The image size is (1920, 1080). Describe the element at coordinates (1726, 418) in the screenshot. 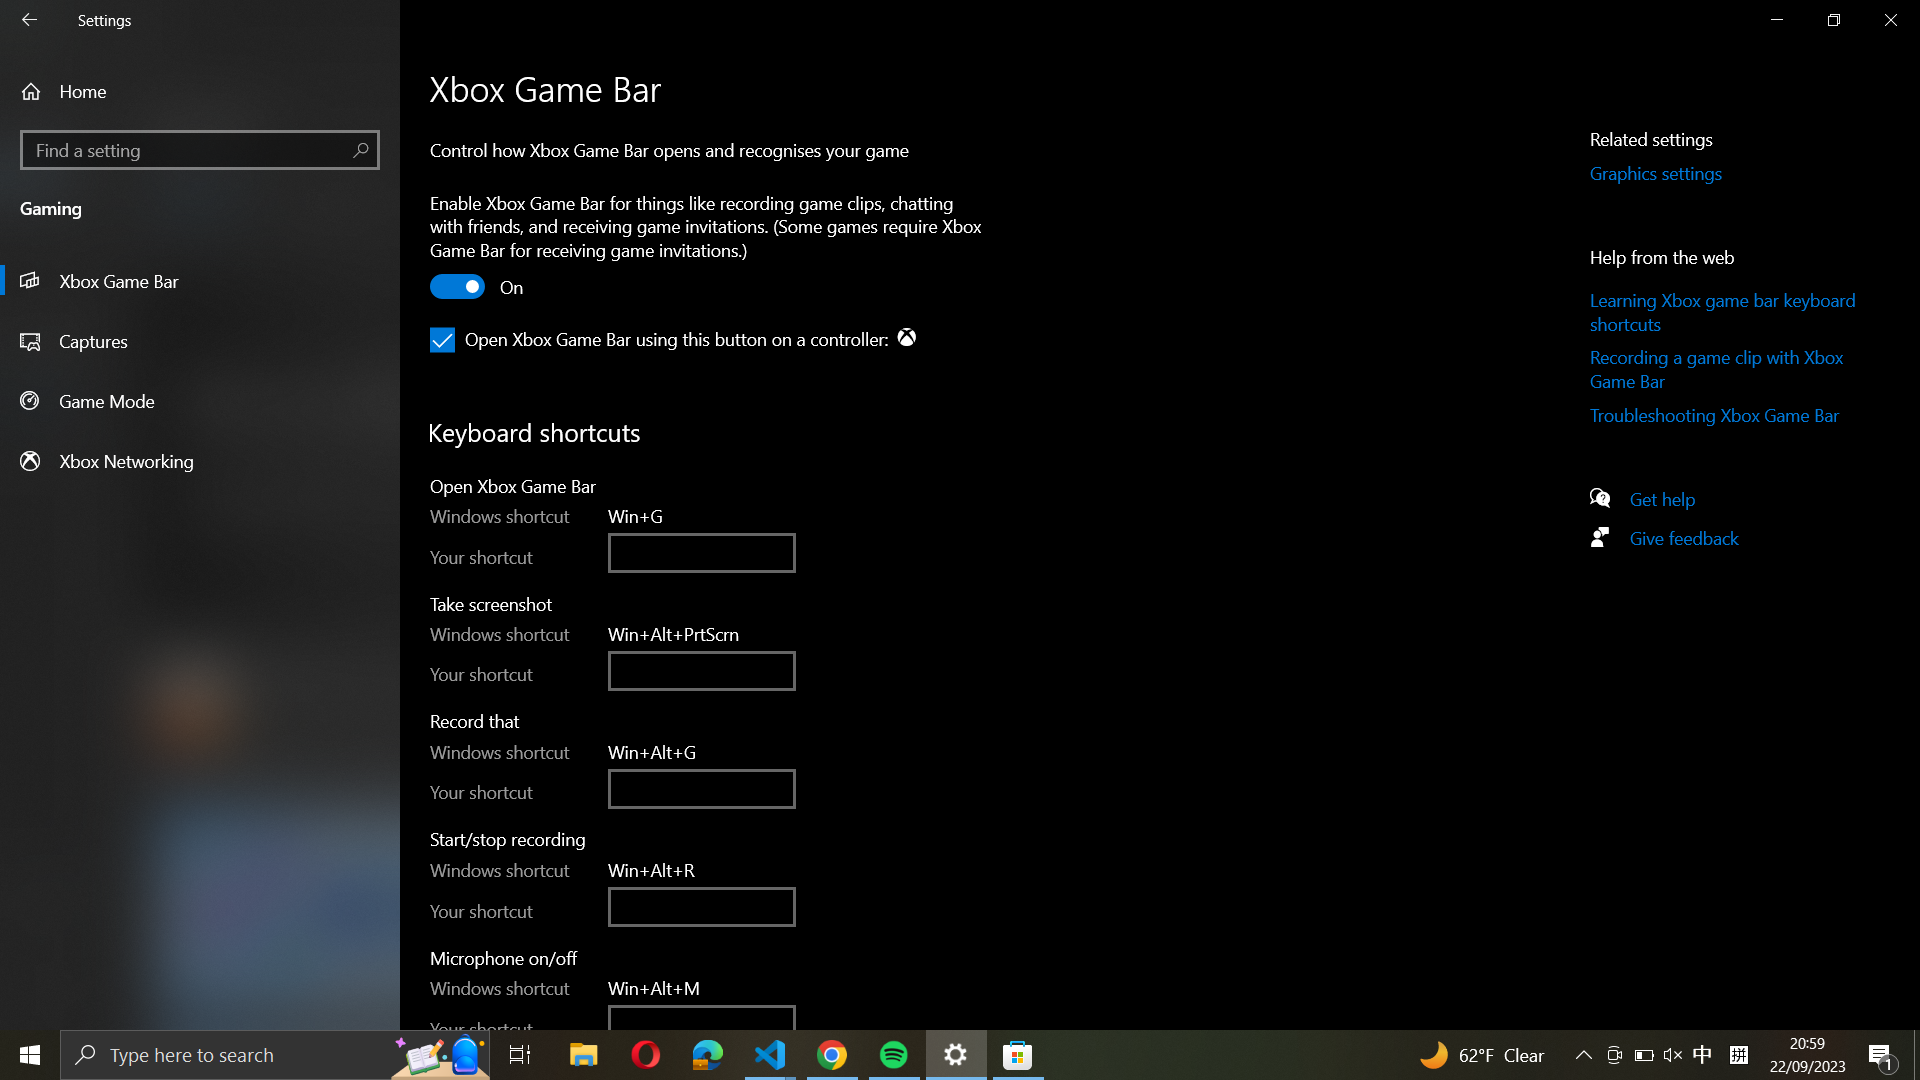

I see `the Xbox Game Bar Troubleshooting page` at that location.